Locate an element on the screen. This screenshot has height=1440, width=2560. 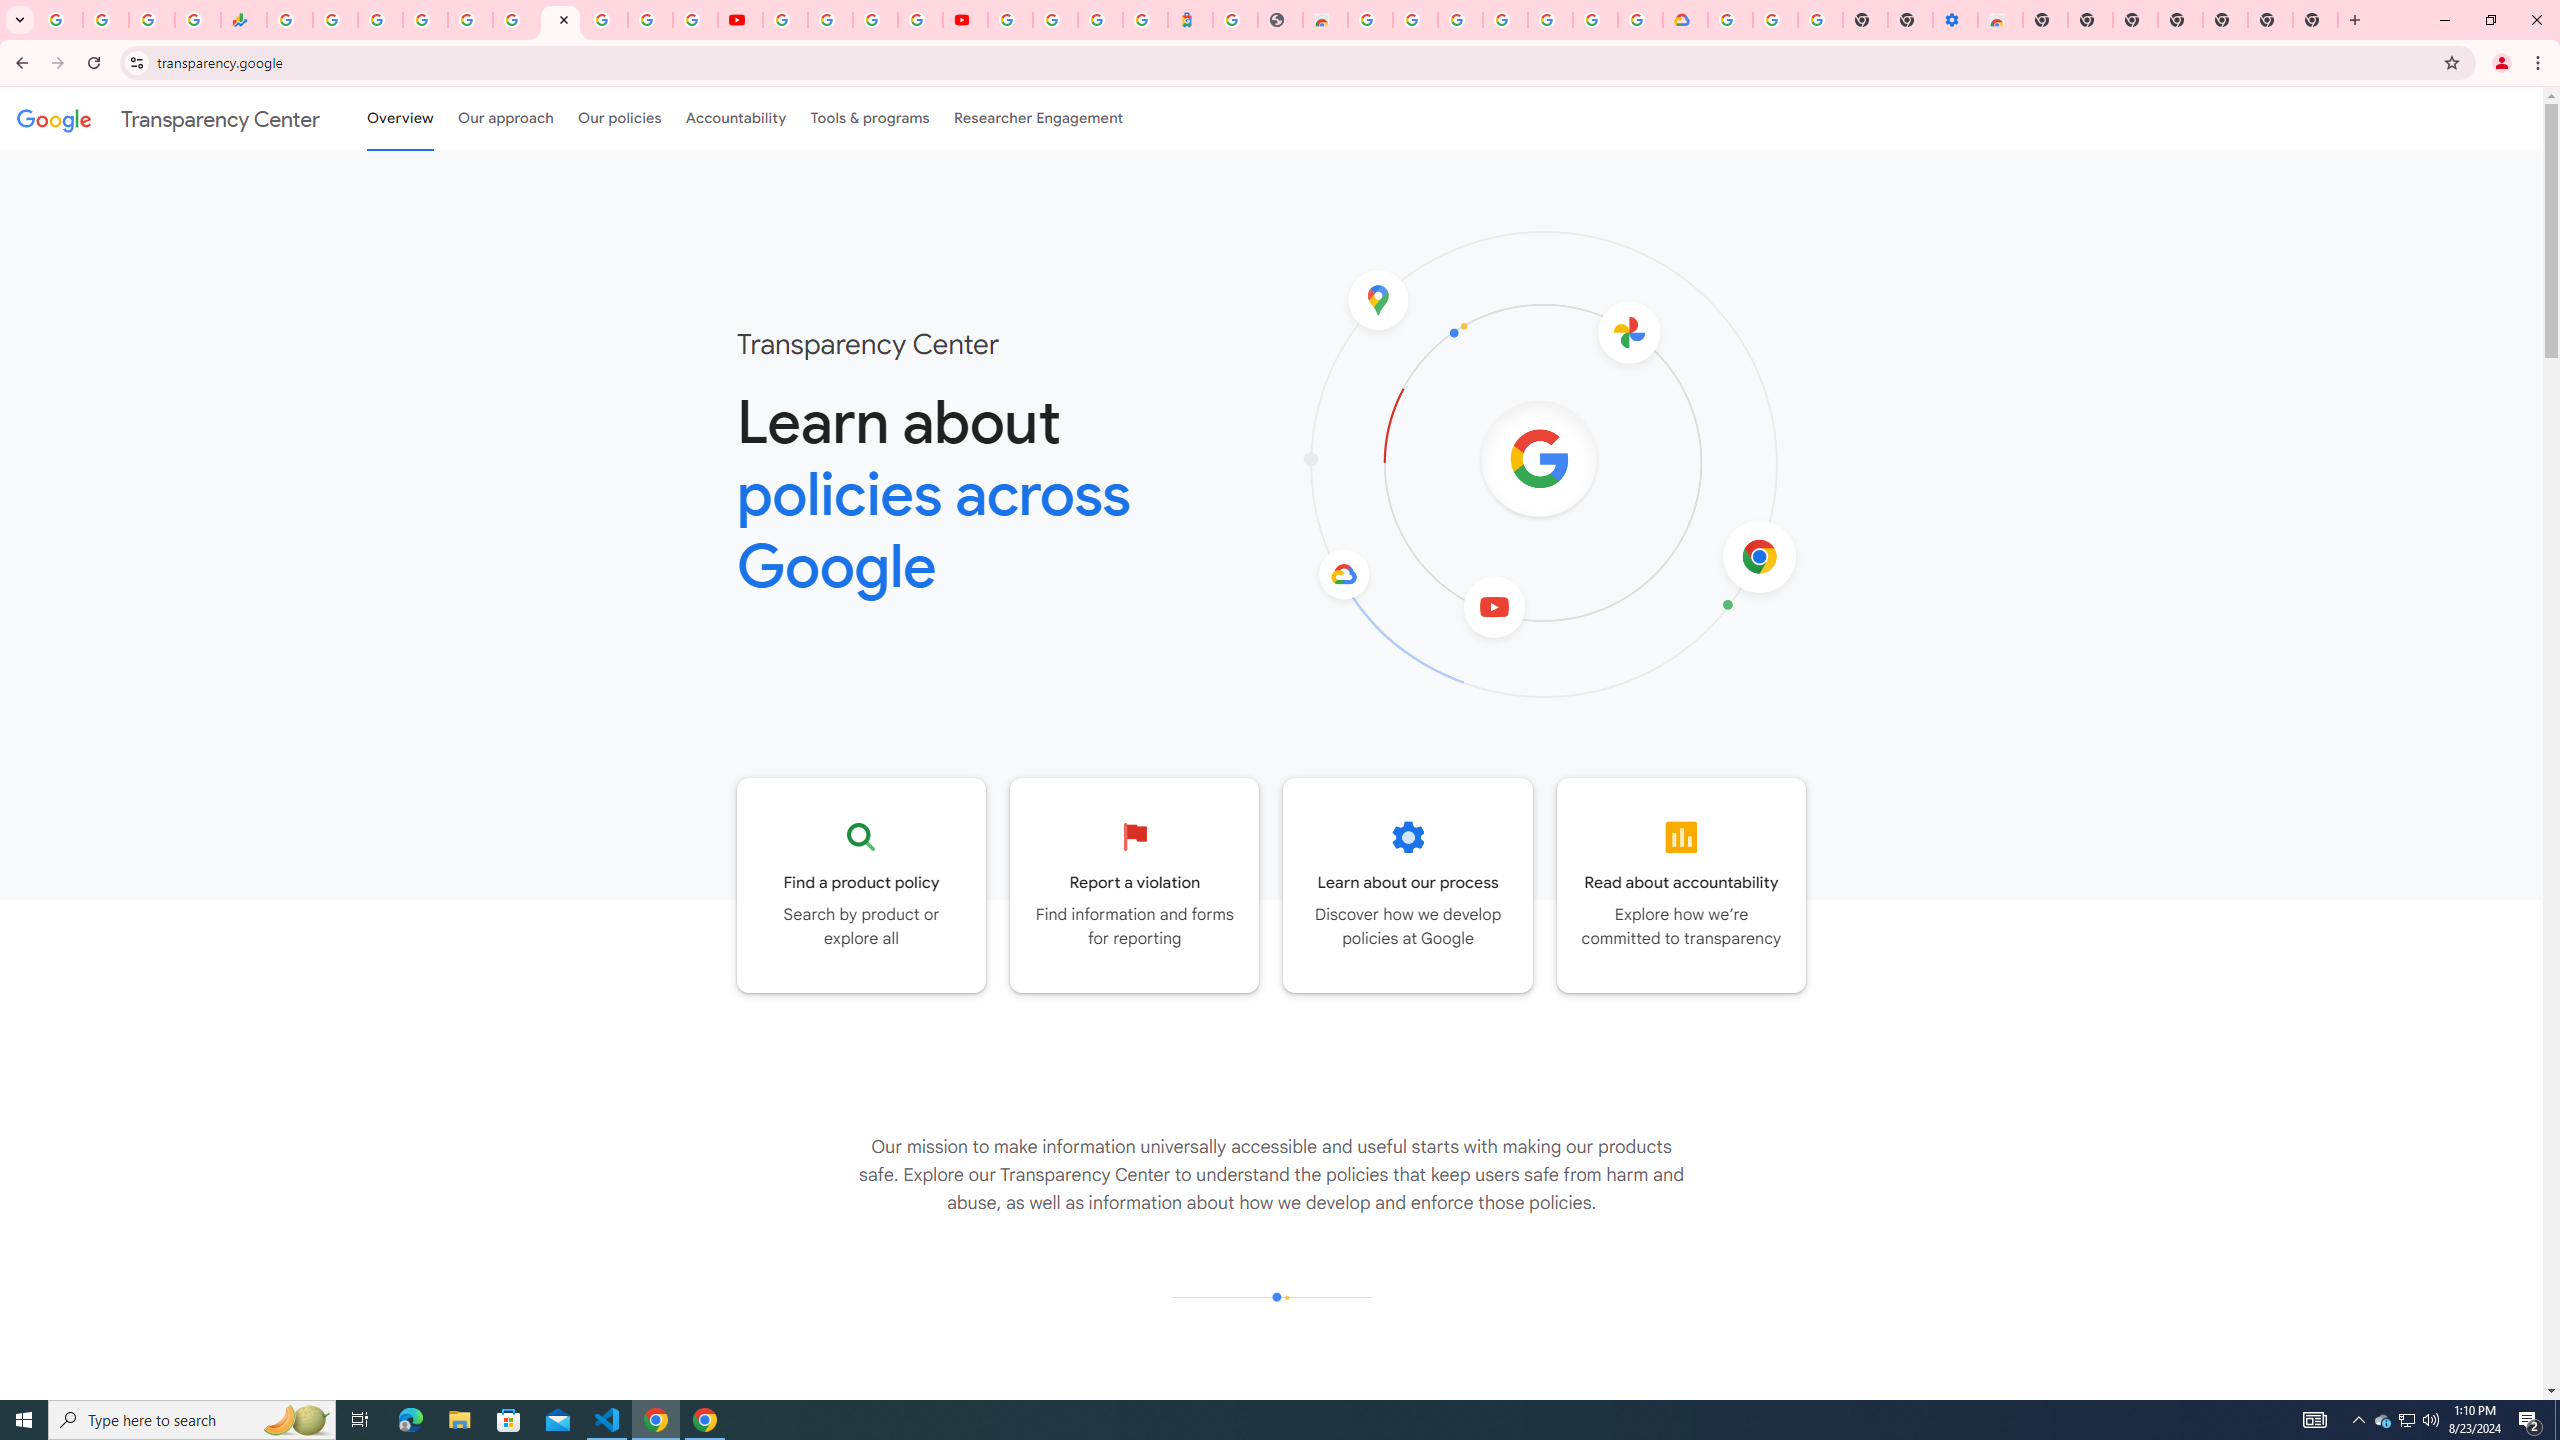
'Create your Google Account' is located at coordinates (875, 19).